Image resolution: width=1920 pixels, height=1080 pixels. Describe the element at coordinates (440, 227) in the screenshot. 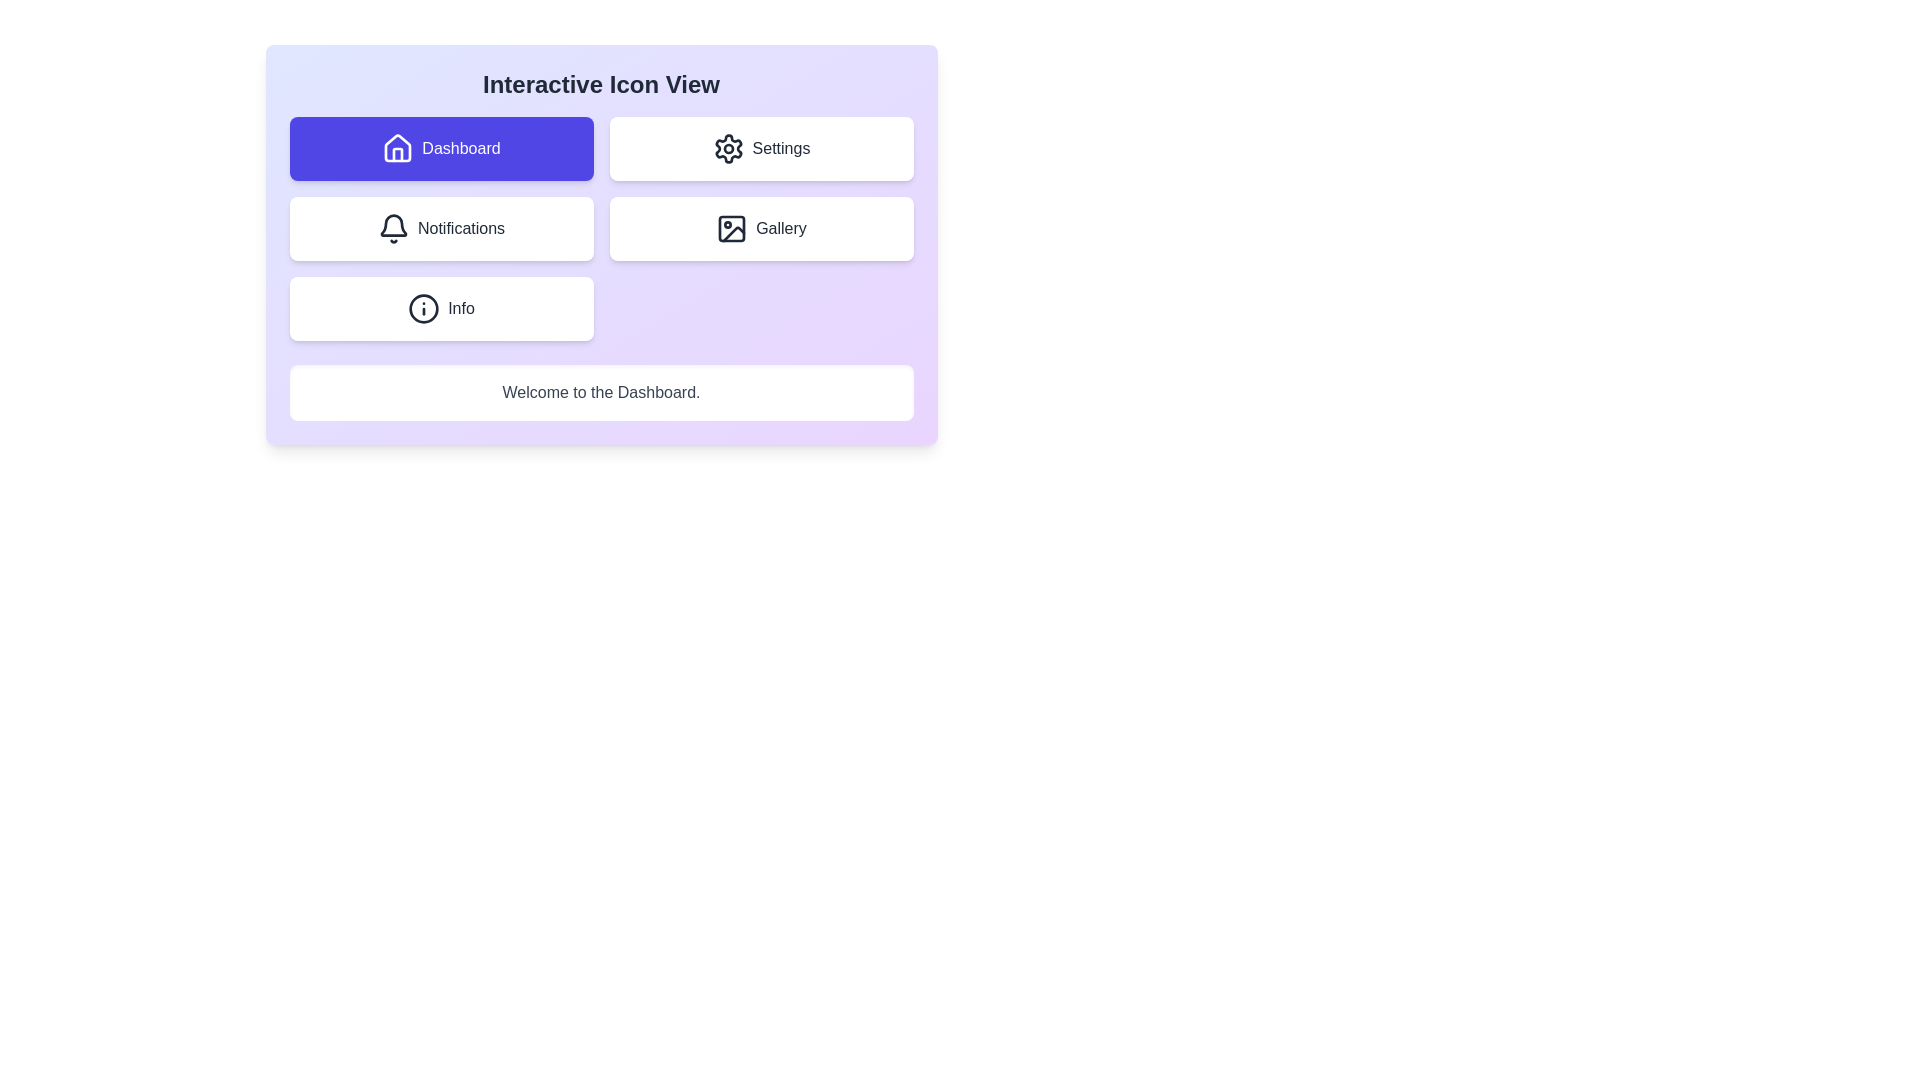

I see `the button located in the bottom-left quadrant of the grid layout, specifically in the second row first column` at that location.